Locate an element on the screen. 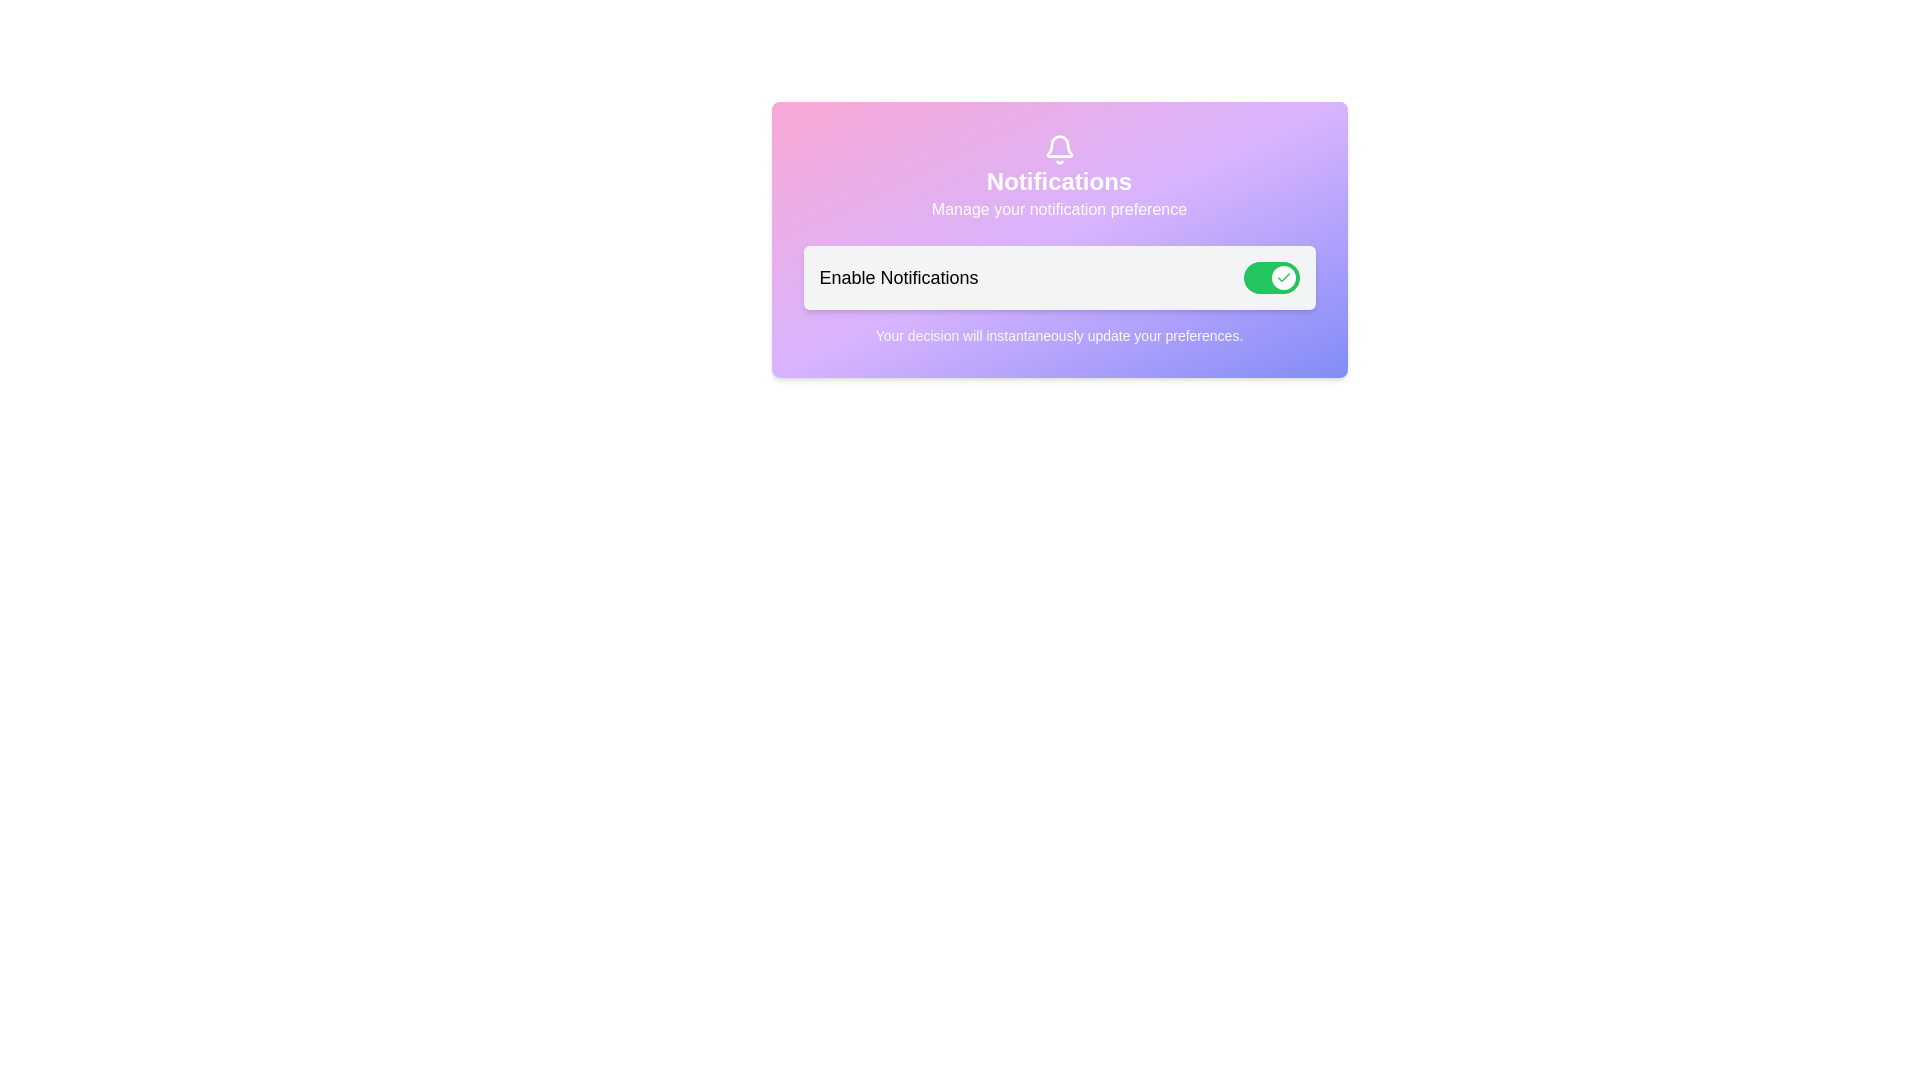 This screenshot has width=1920, height=1080. the text label that serves as a title for the notification management section, positioned below a bell icon and above the 'Manage your notification preference' text is located at coordinates (1058, 181).